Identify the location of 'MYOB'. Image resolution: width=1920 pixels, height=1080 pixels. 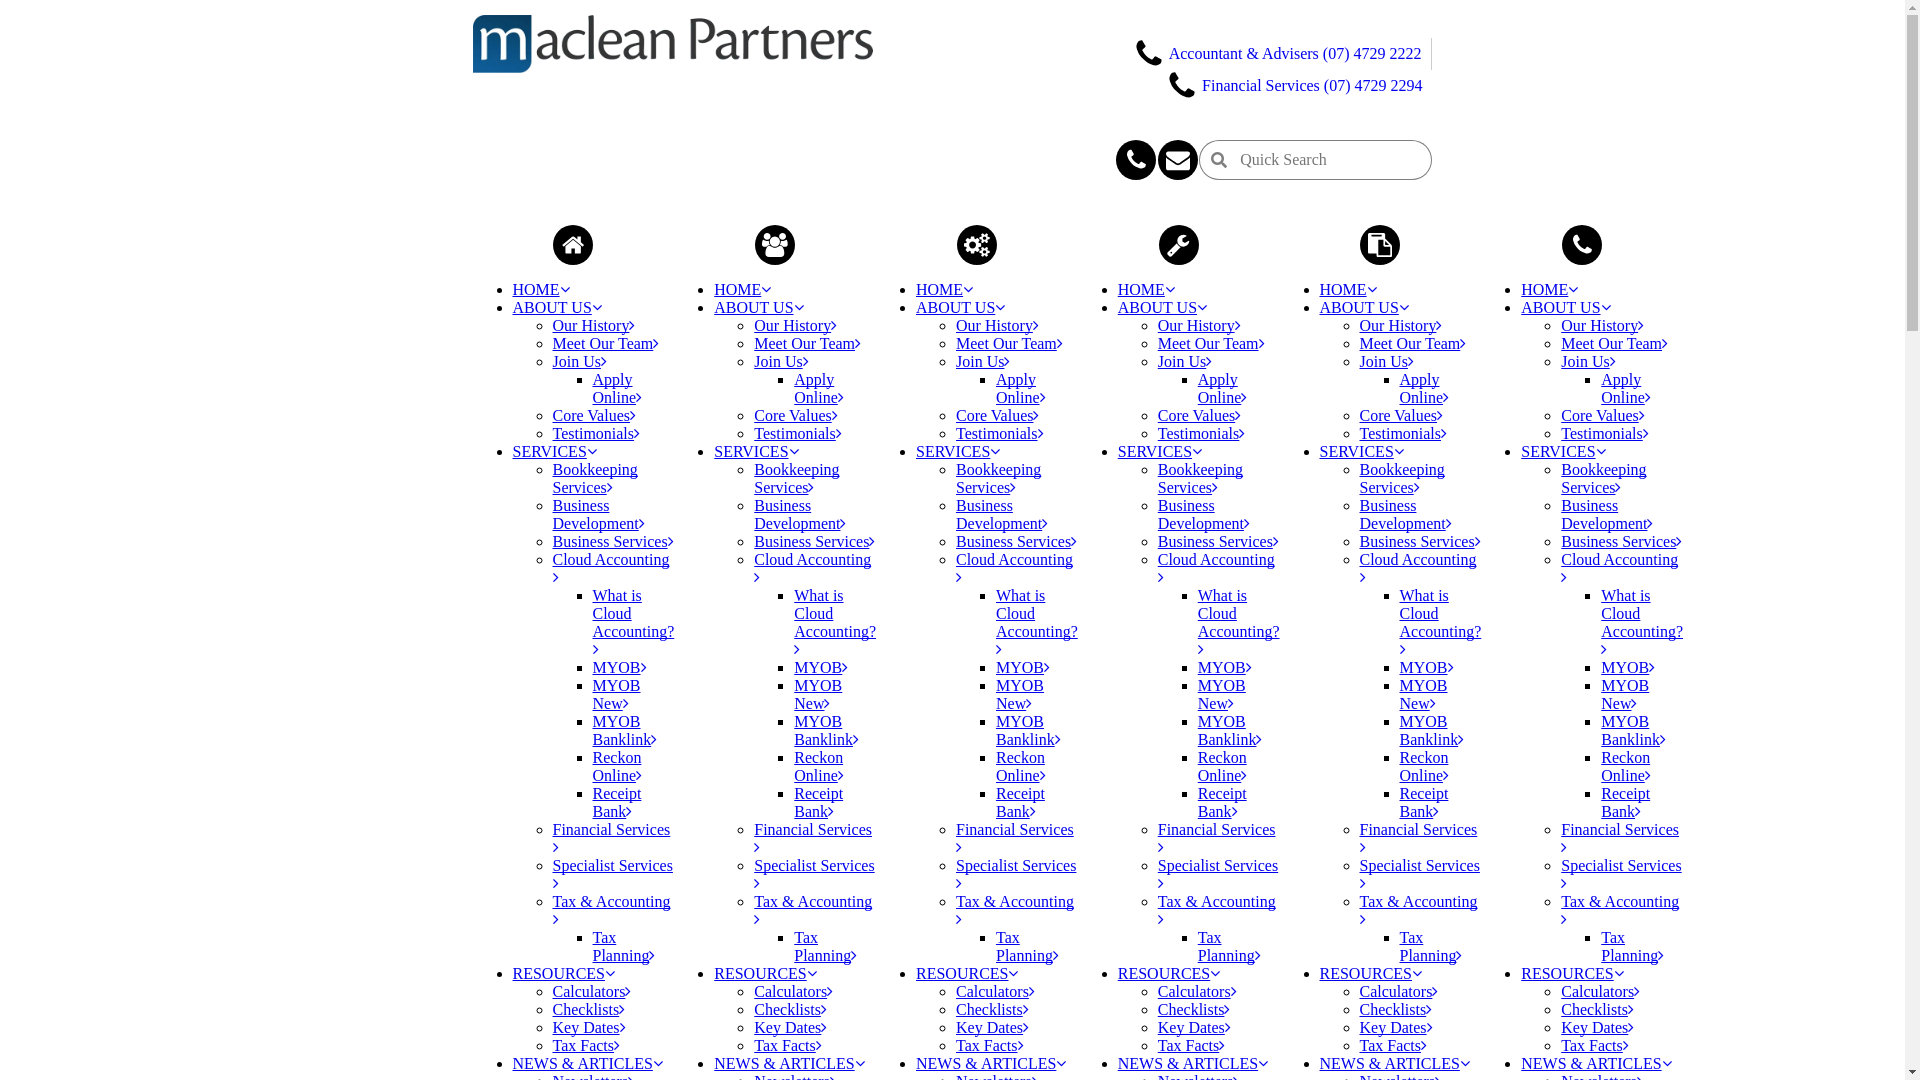
(618, 667).